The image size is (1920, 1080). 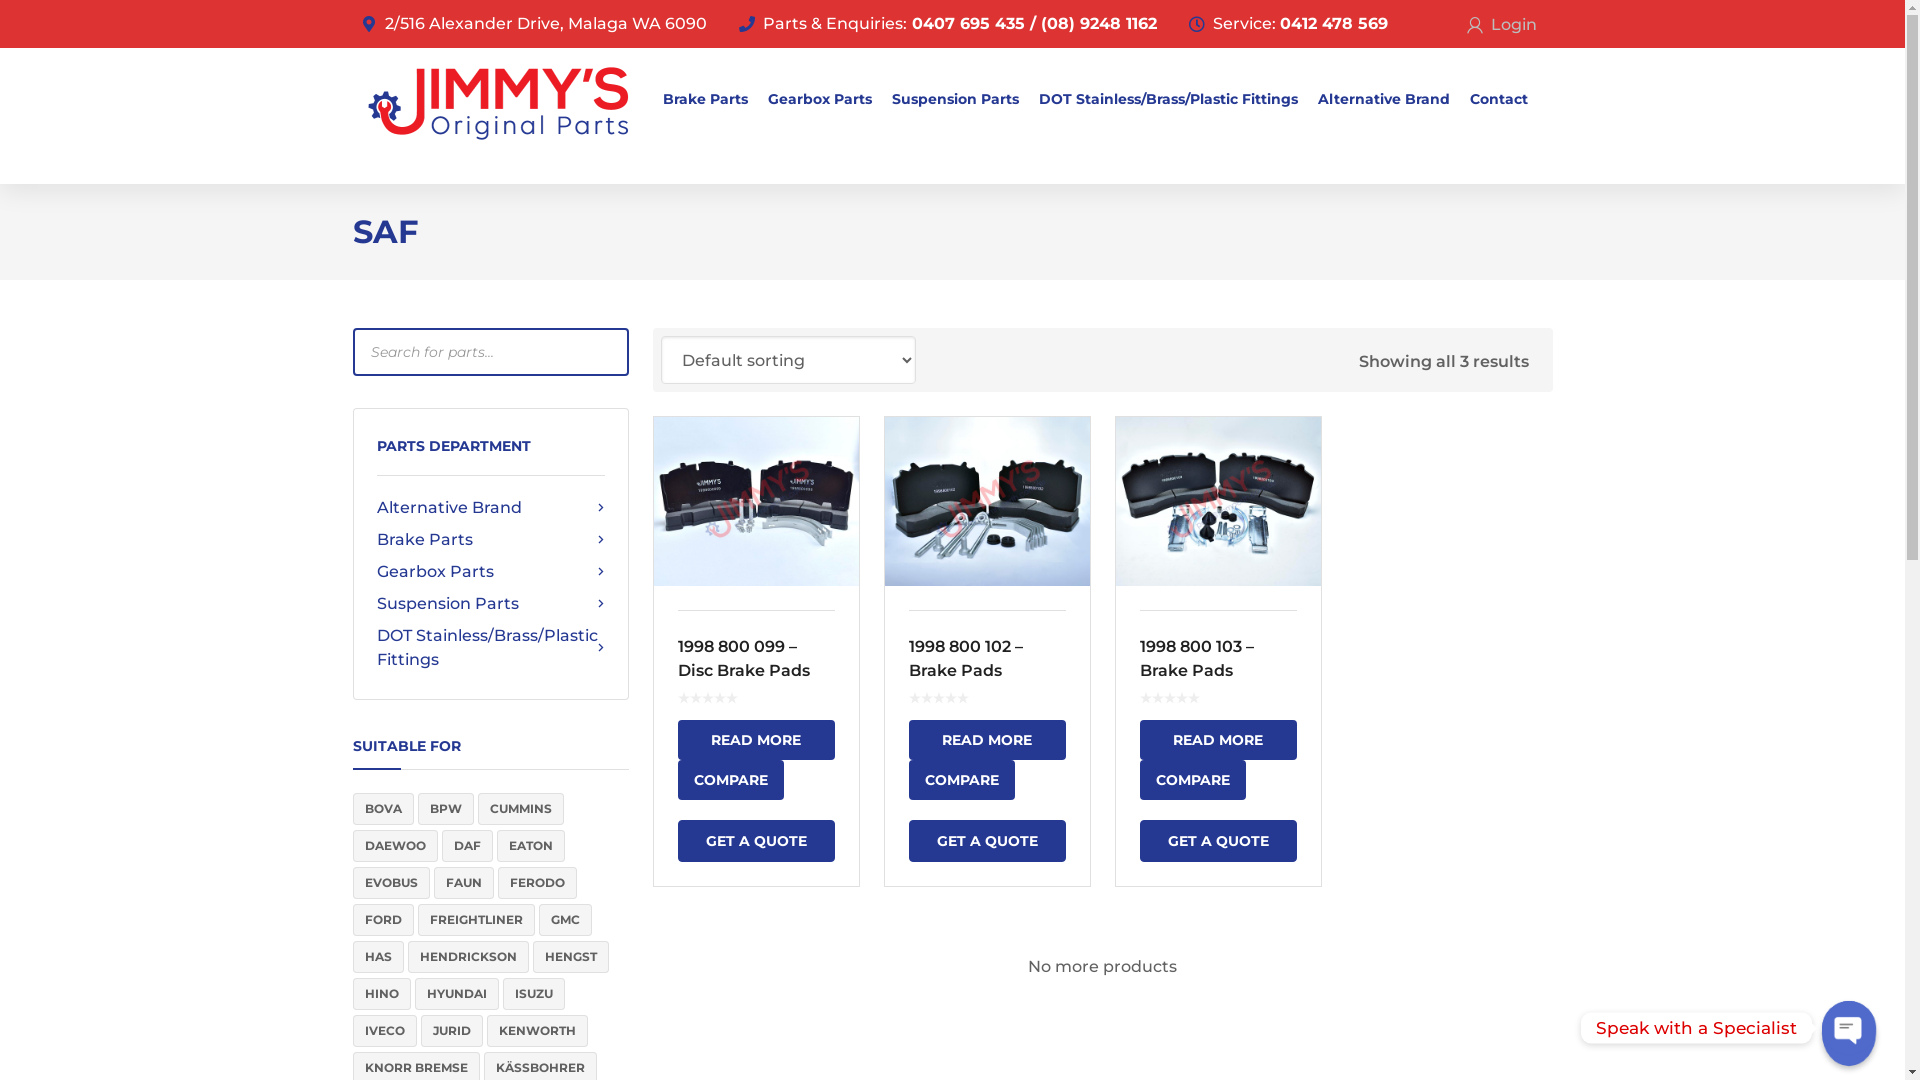 I want to click on 'CUMMINS', so click(x=521, y=808).